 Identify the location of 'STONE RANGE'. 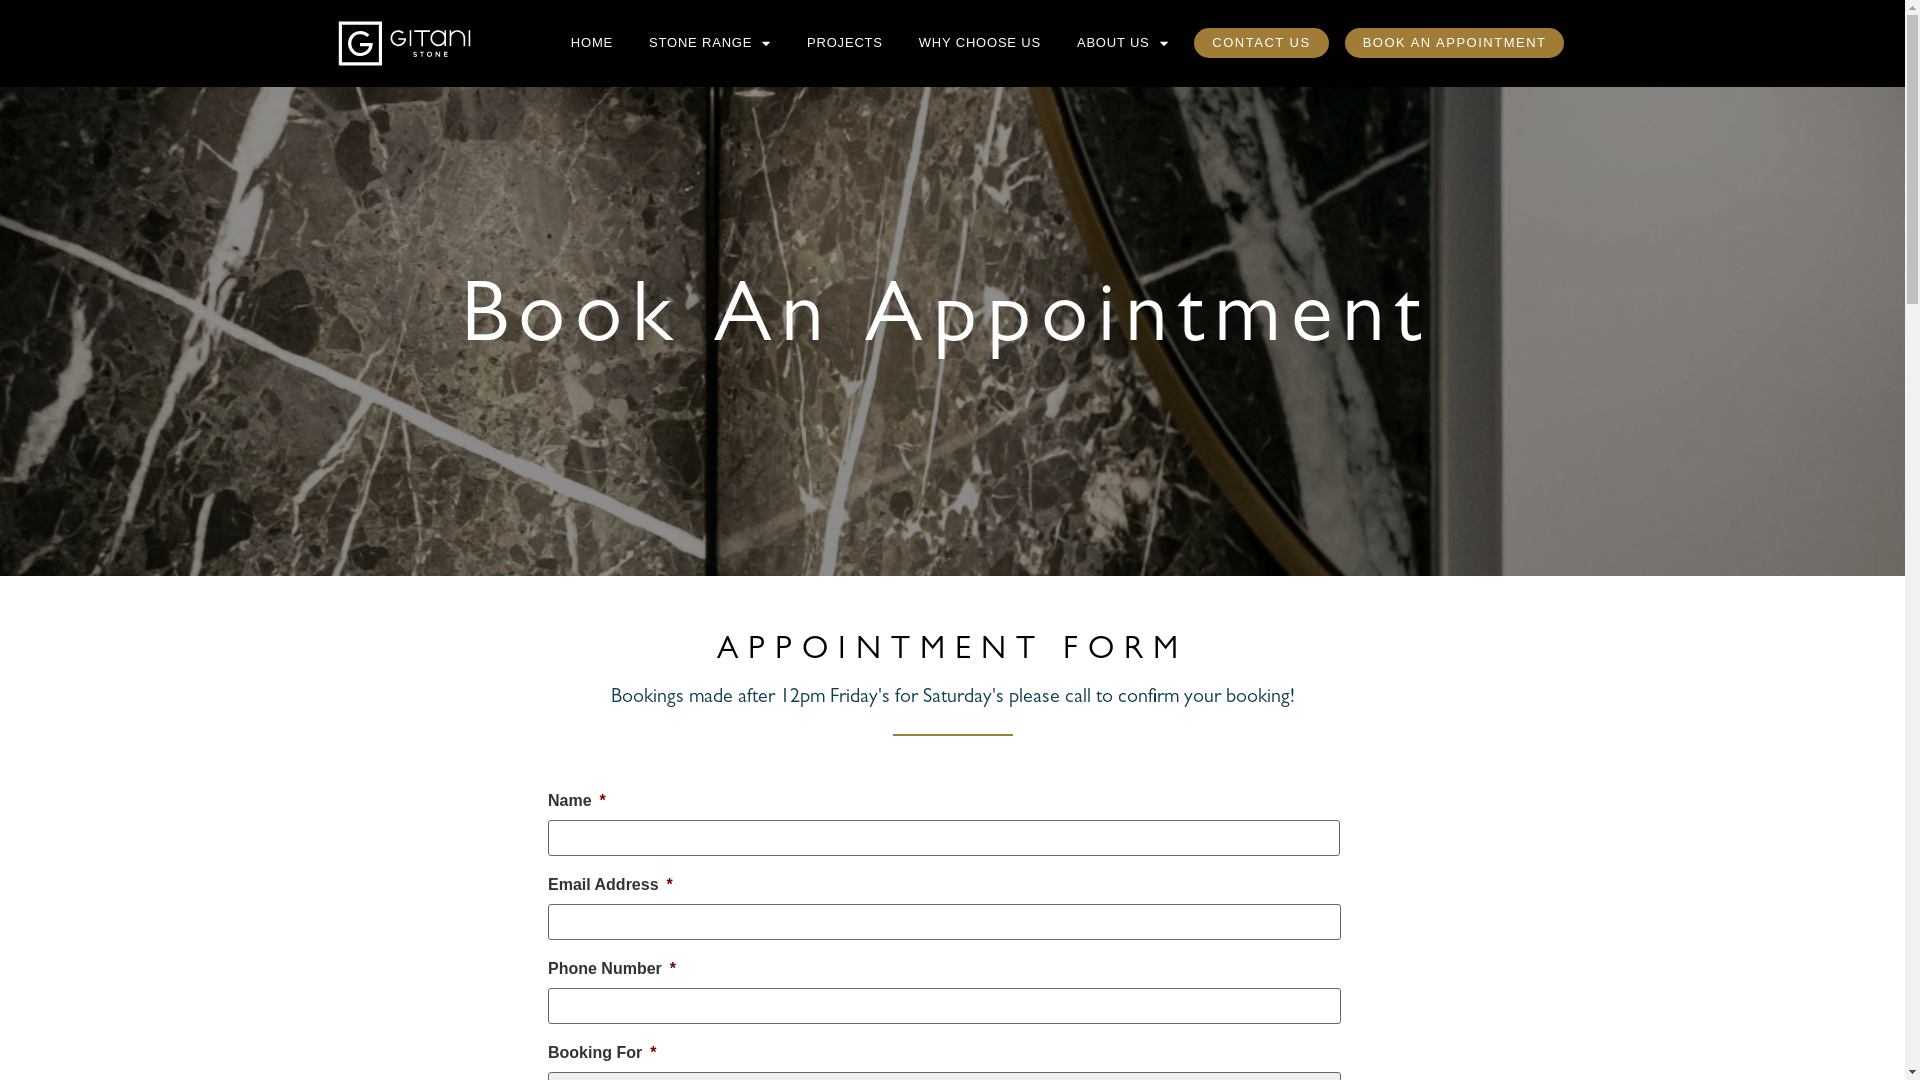
(710, 42).